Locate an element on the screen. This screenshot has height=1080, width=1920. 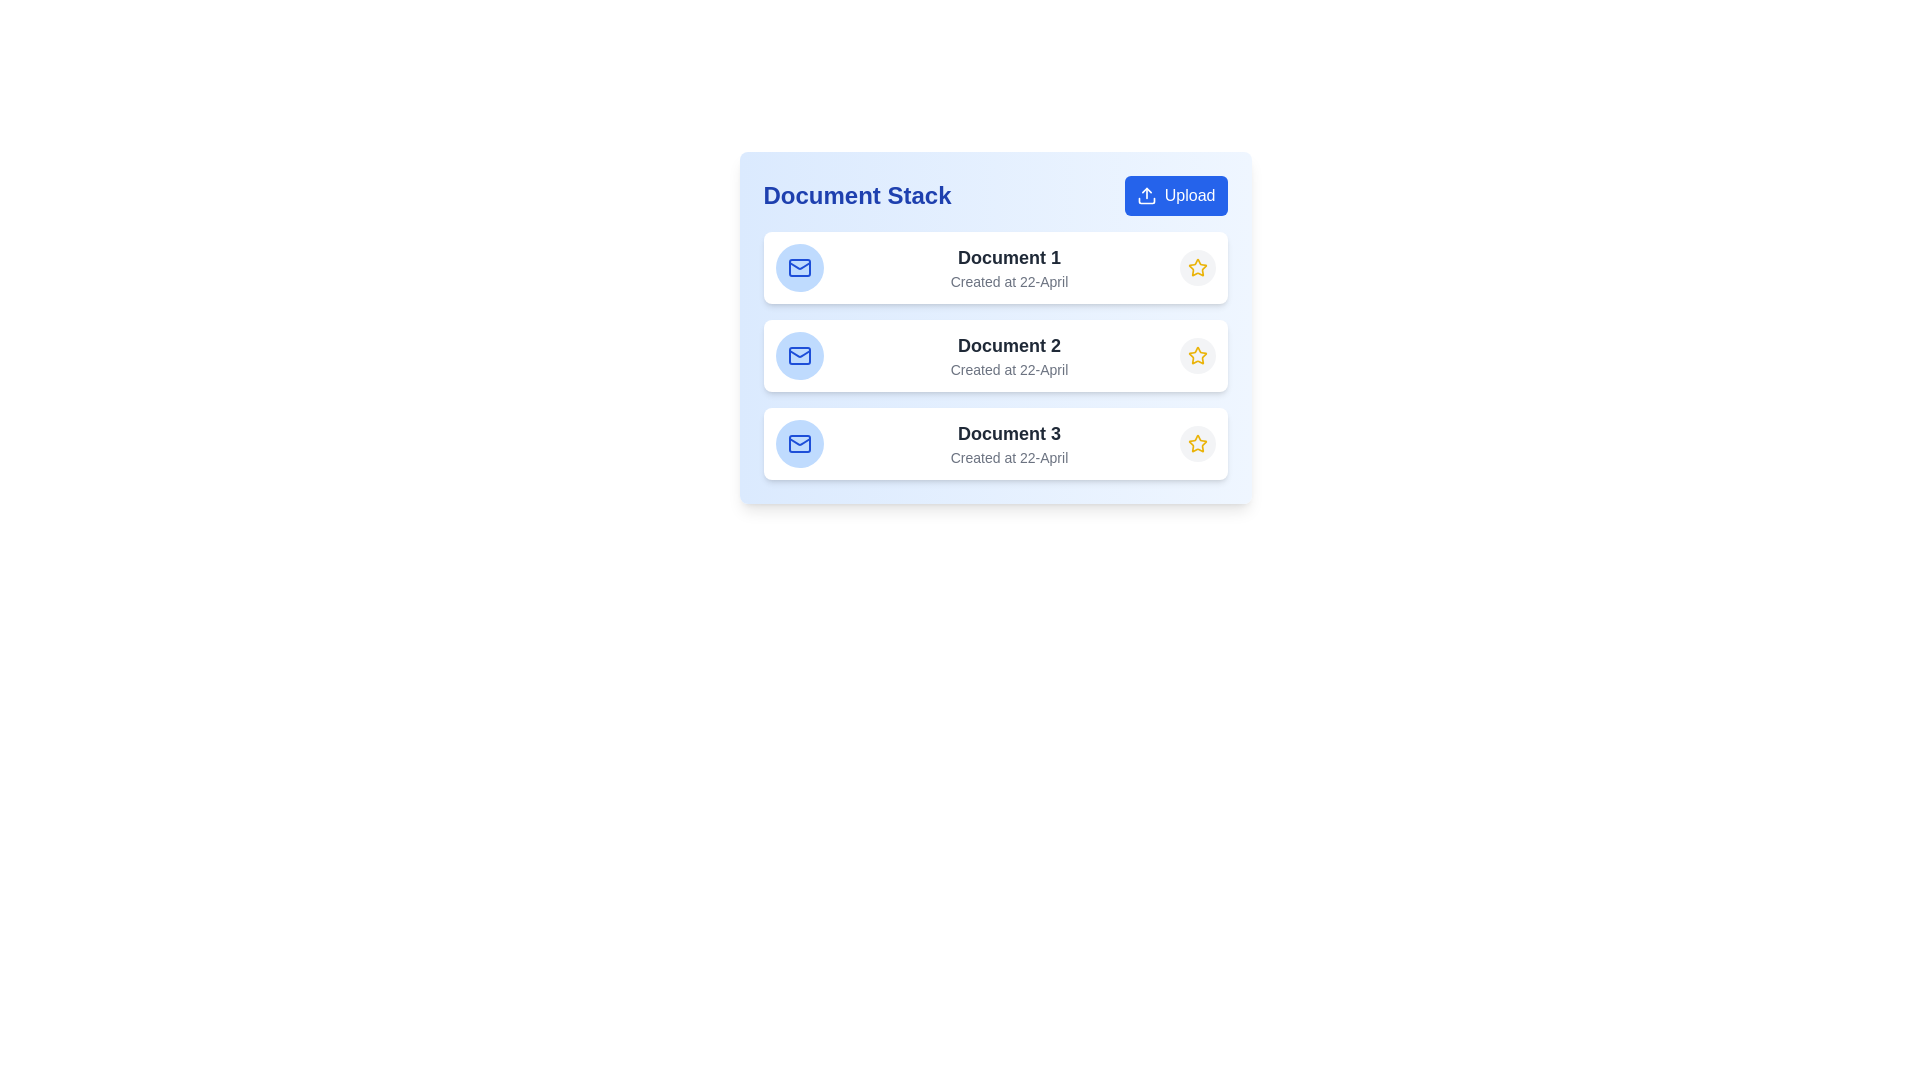
the star-shaped icon button located on the far right of the third item in the vertical list under 'Document Stack' is located at coordinates (1197, 442).